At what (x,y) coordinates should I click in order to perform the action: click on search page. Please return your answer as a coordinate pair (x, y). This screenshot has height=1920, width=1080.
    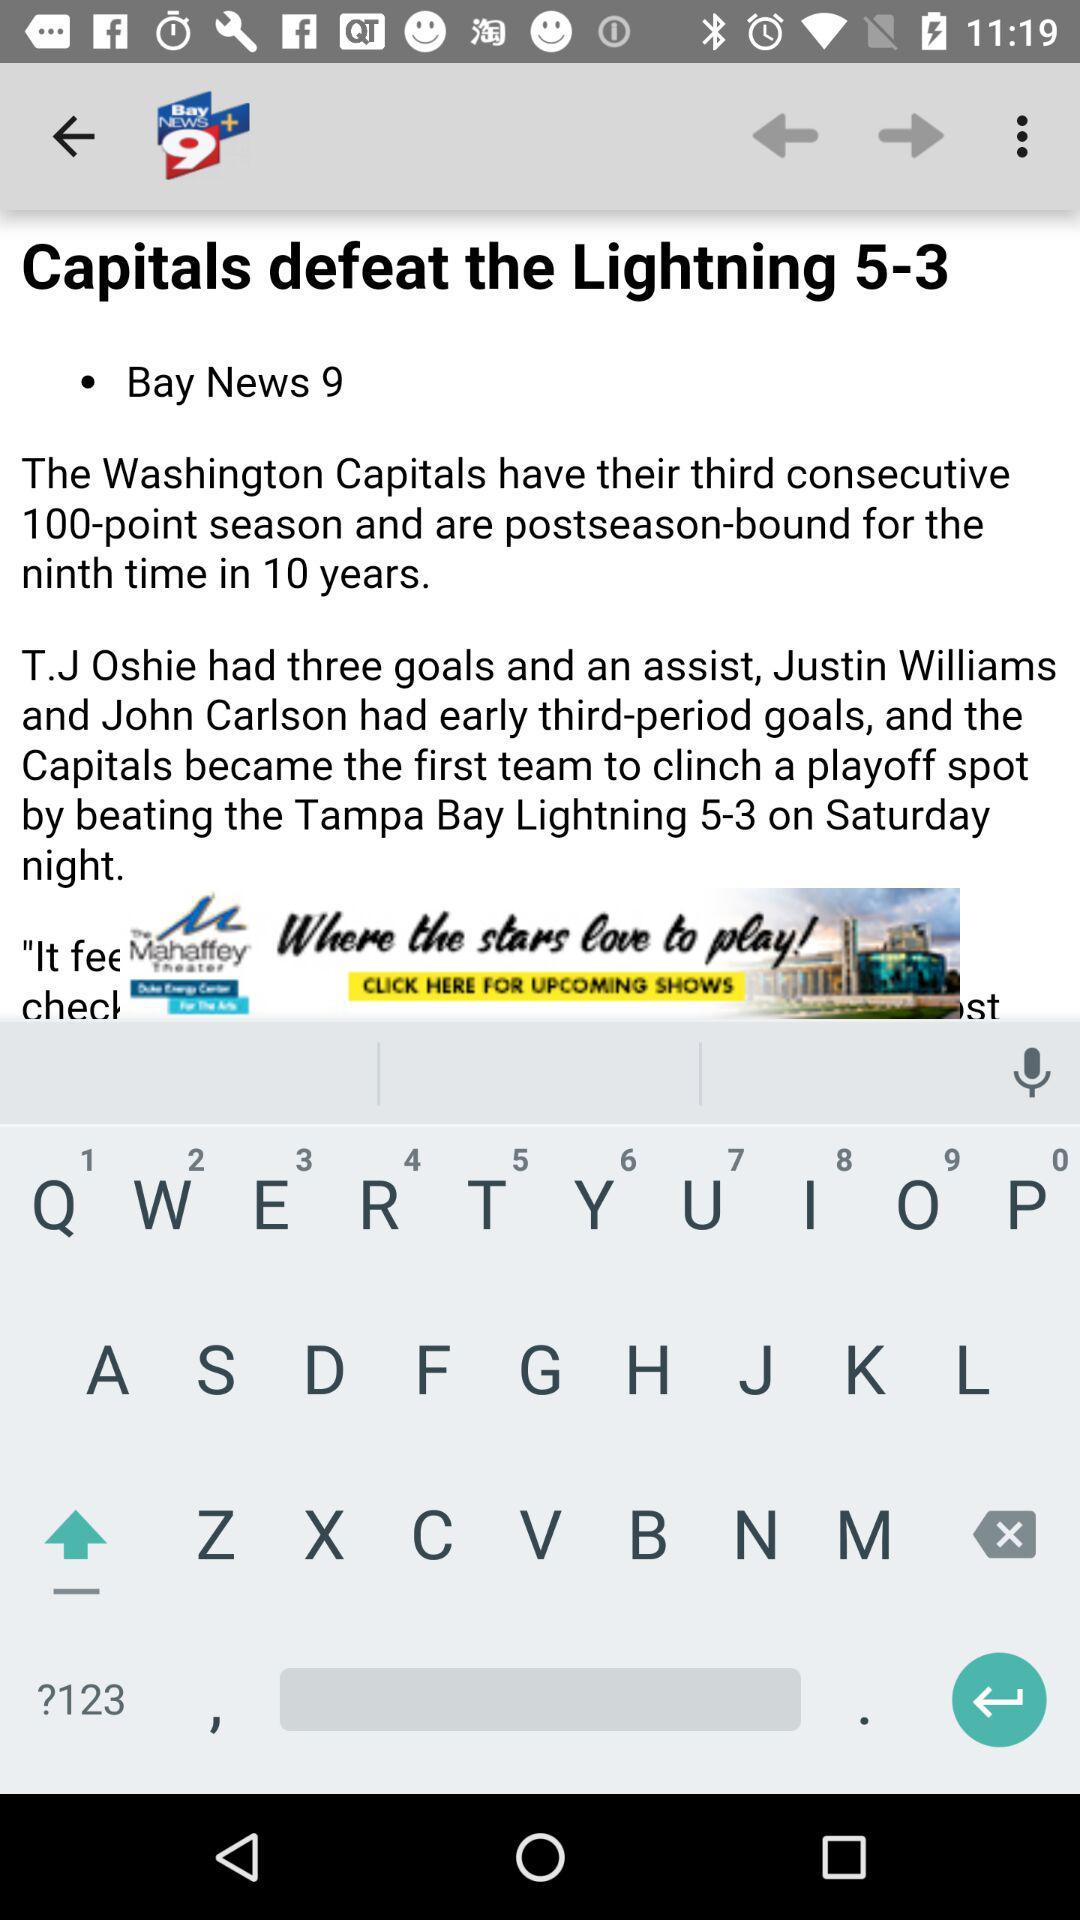
    Looking at the image, I should click on (540, 1002).